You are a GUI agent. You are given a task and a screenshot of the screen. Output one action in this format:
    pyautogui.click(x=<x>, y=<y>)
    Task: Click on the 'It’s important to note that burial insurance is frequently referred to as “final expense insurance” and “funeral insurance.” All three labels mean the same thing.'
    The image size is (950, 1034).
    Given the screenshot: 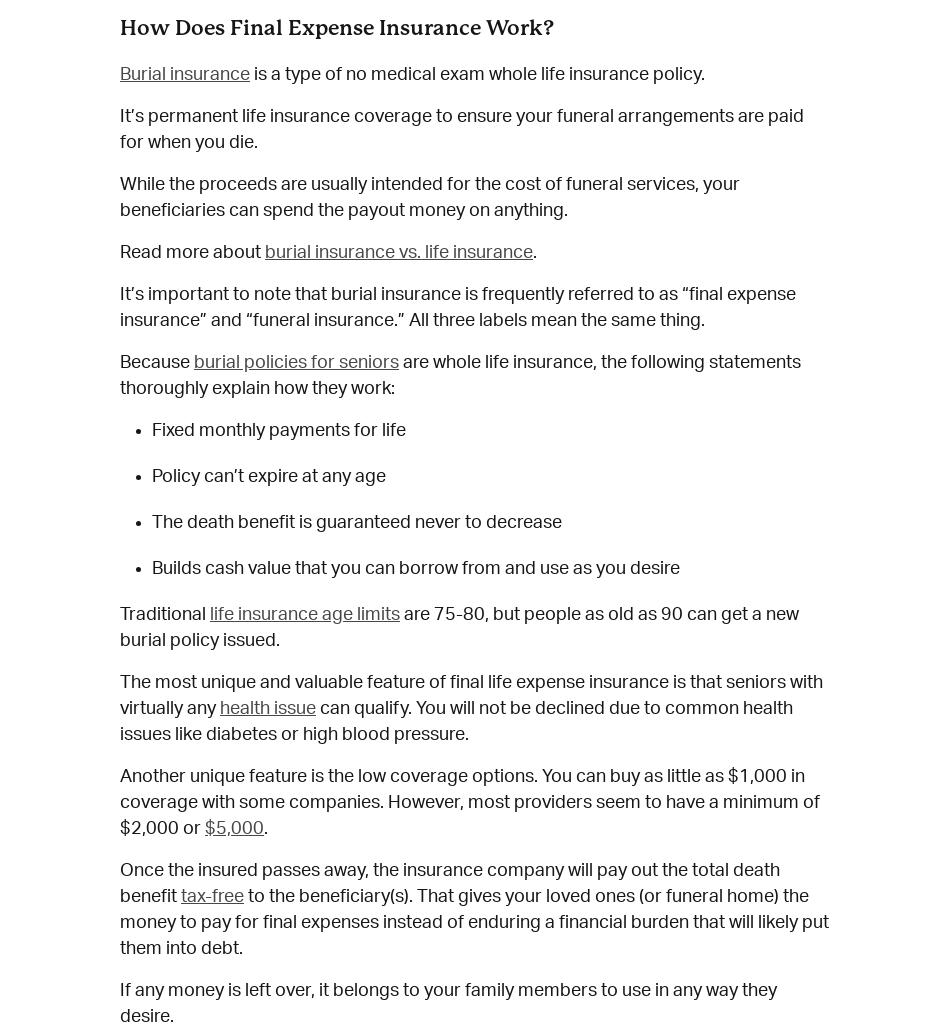 What is the action you would take?
    pyautogui.click(x=456, y=305)
    